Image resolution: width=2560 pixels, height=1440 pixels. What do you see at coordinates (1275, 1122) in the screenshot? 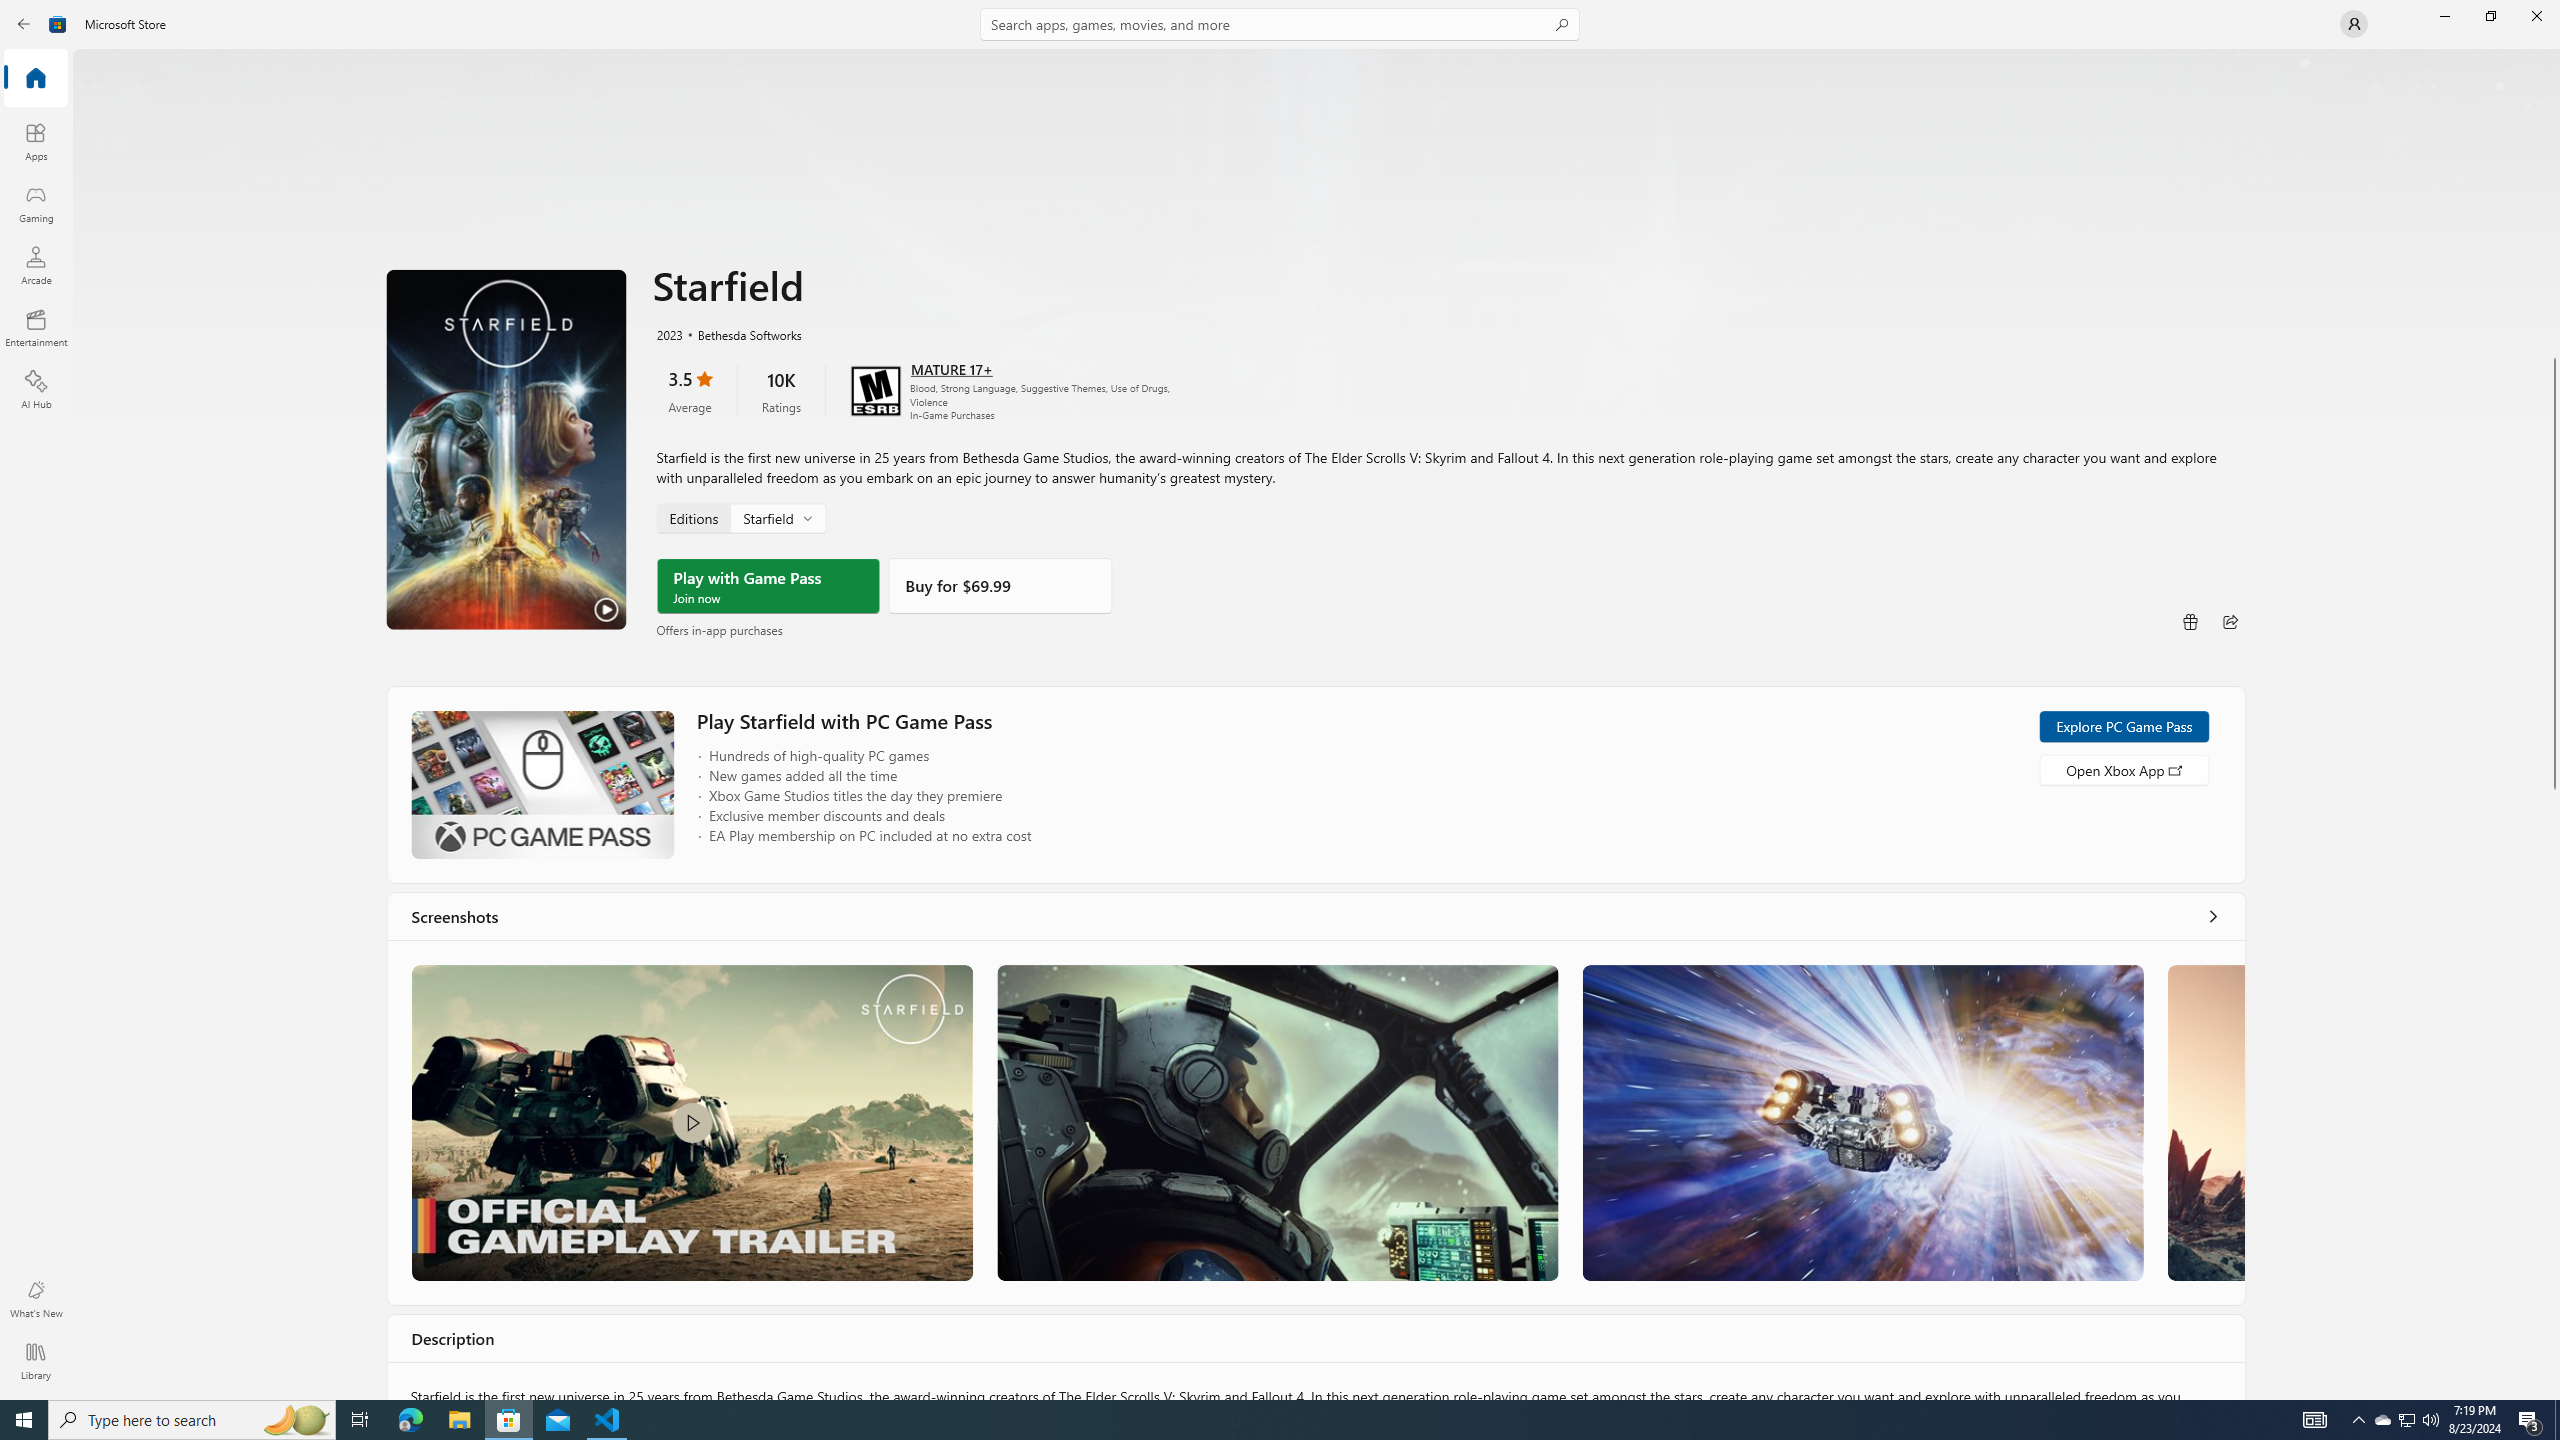
I see `'Screenshot 2'` at bounding box center [1275, 1122].